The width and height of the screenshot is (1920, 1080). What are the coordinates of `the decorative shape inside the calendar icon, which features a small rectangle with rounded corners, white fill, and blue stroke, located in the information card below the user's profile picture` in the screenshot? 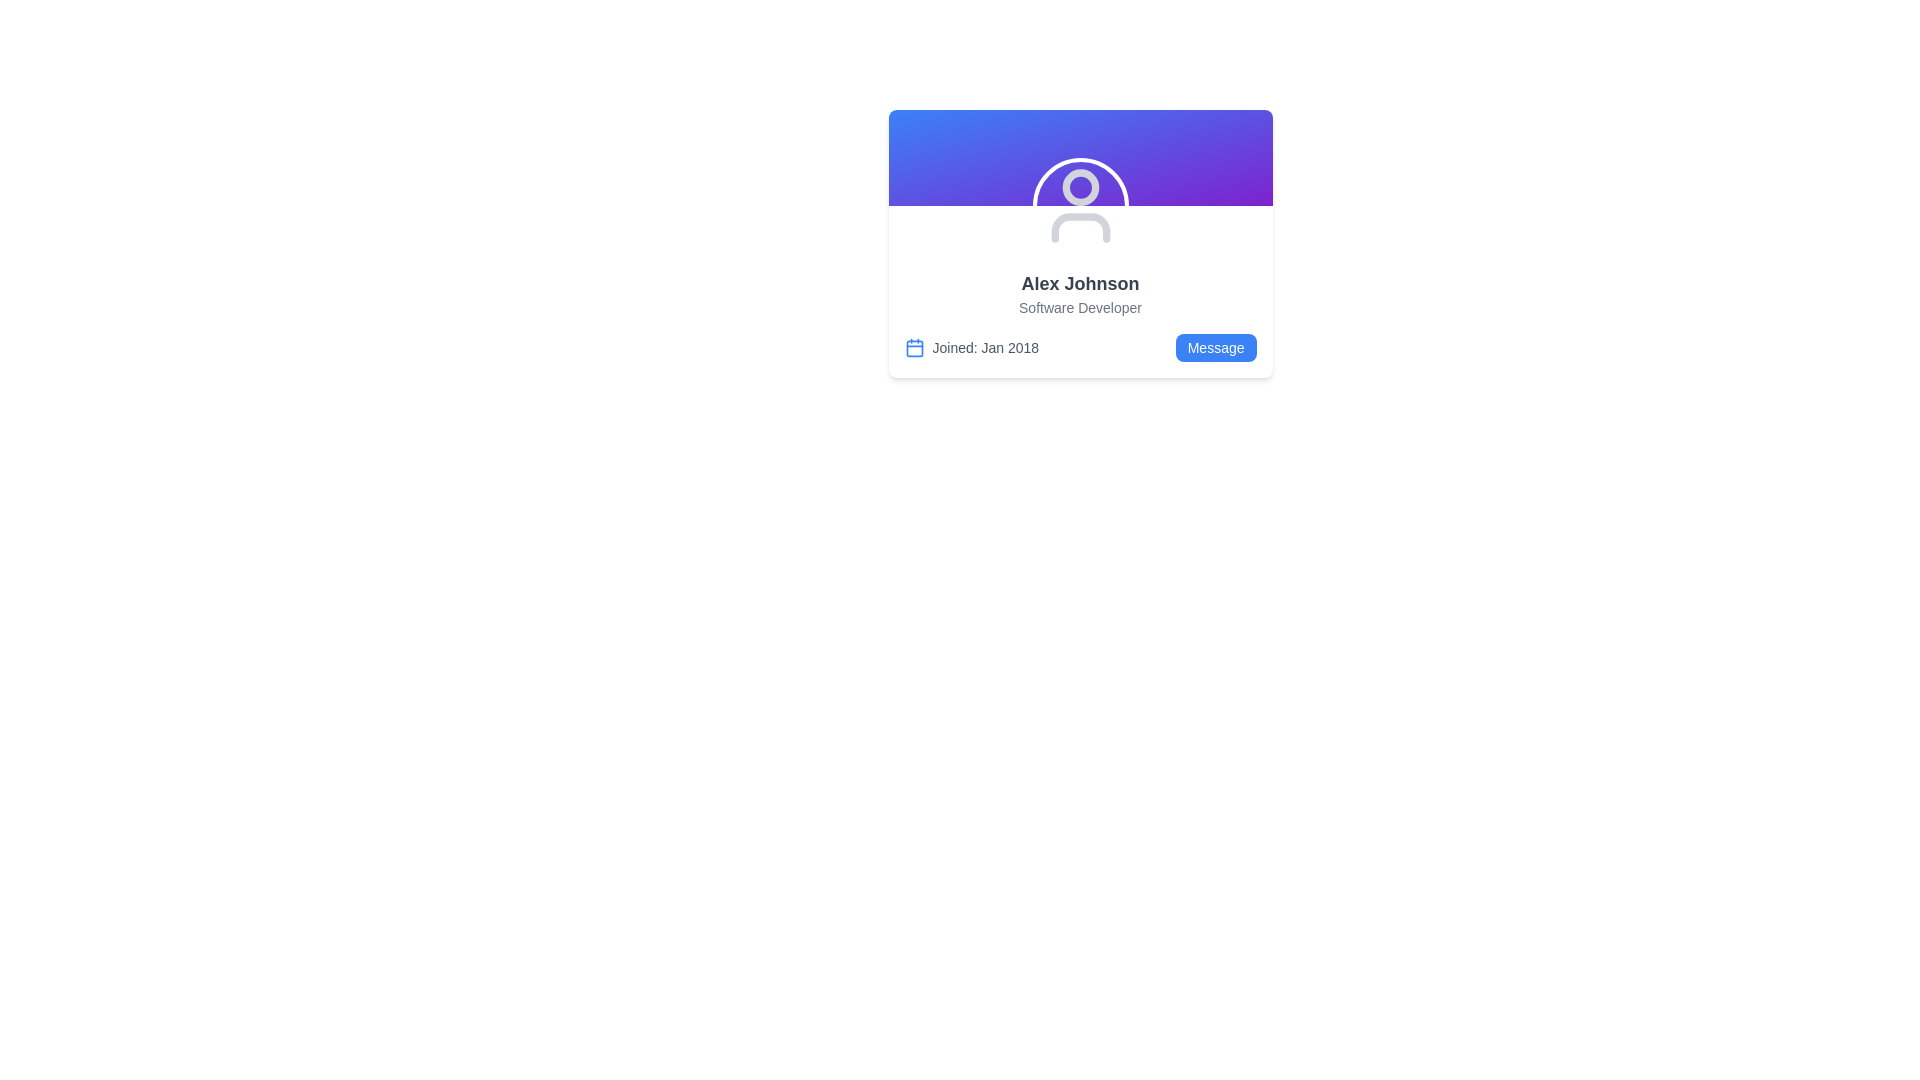 It's located at (913, 347).